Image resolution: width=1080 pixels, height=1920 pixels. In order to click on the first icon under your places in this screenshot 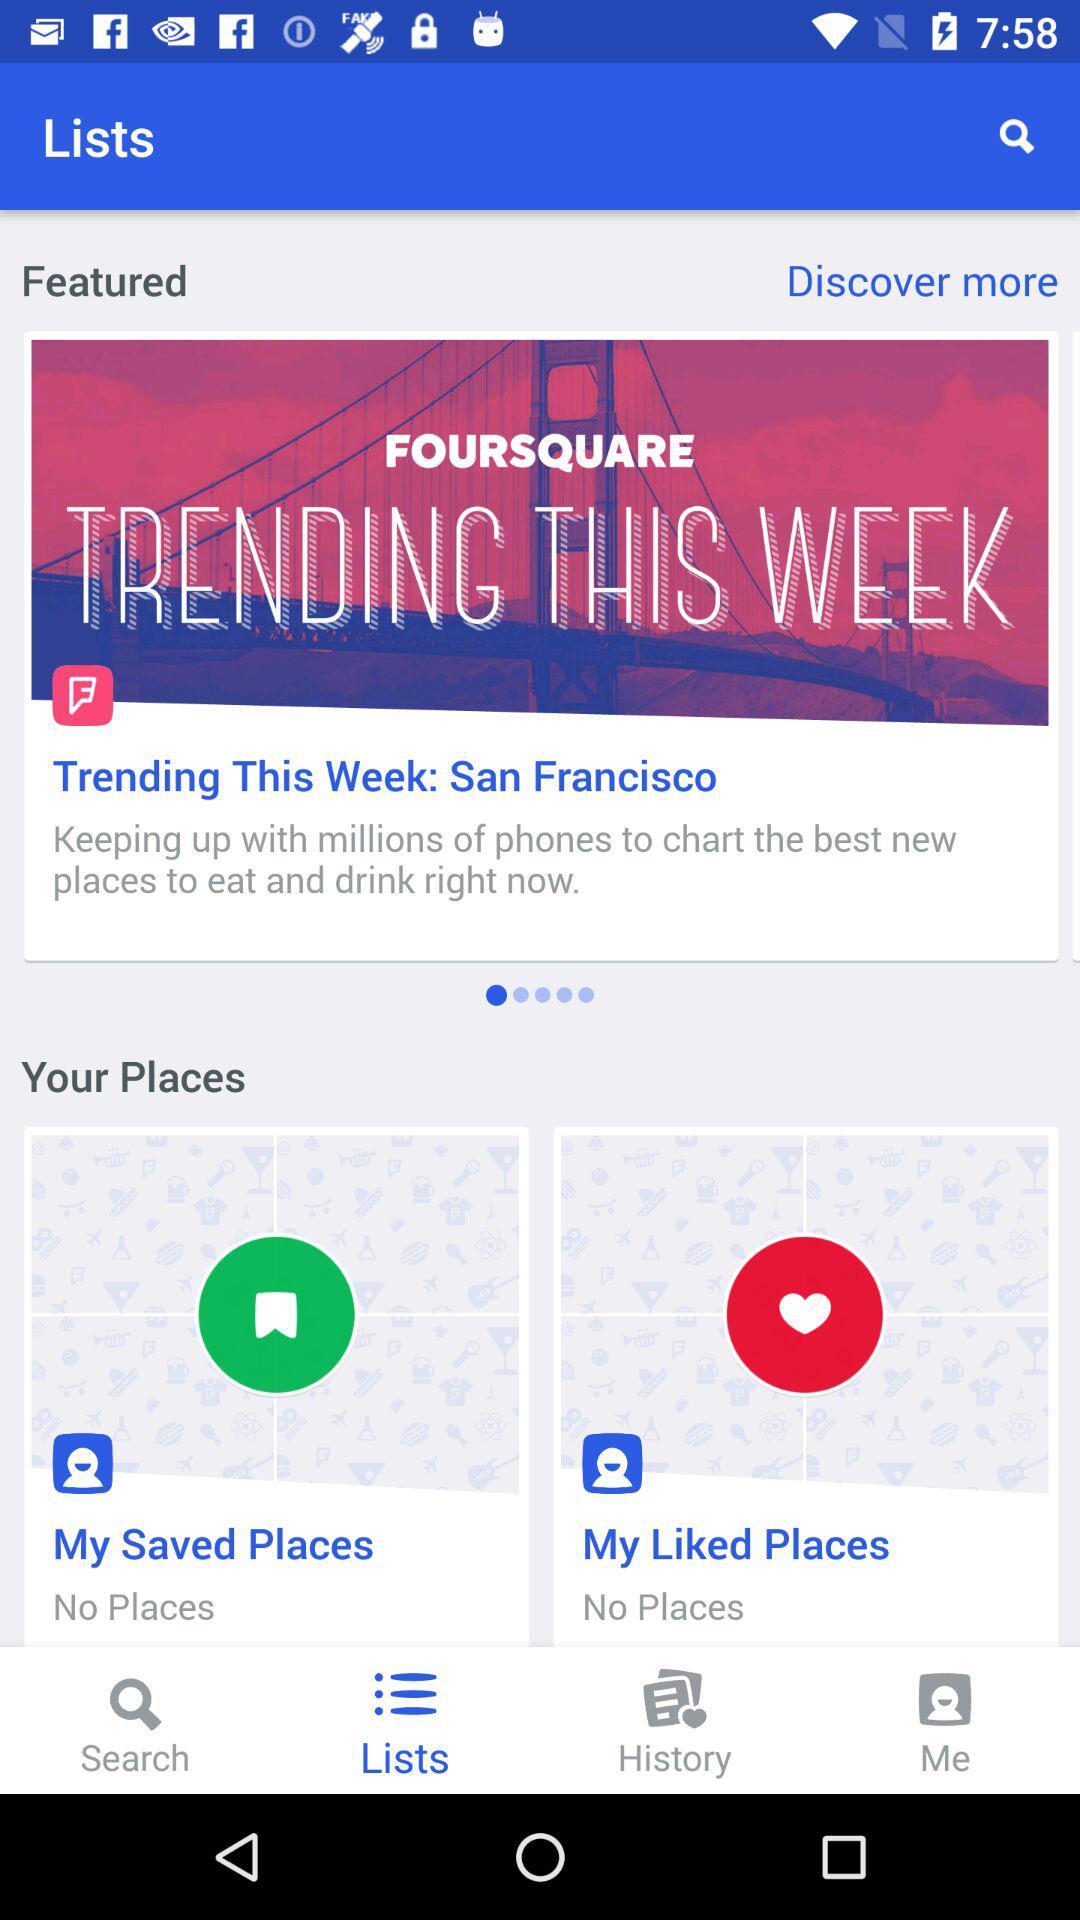, I will do `click(274, 1315)`.